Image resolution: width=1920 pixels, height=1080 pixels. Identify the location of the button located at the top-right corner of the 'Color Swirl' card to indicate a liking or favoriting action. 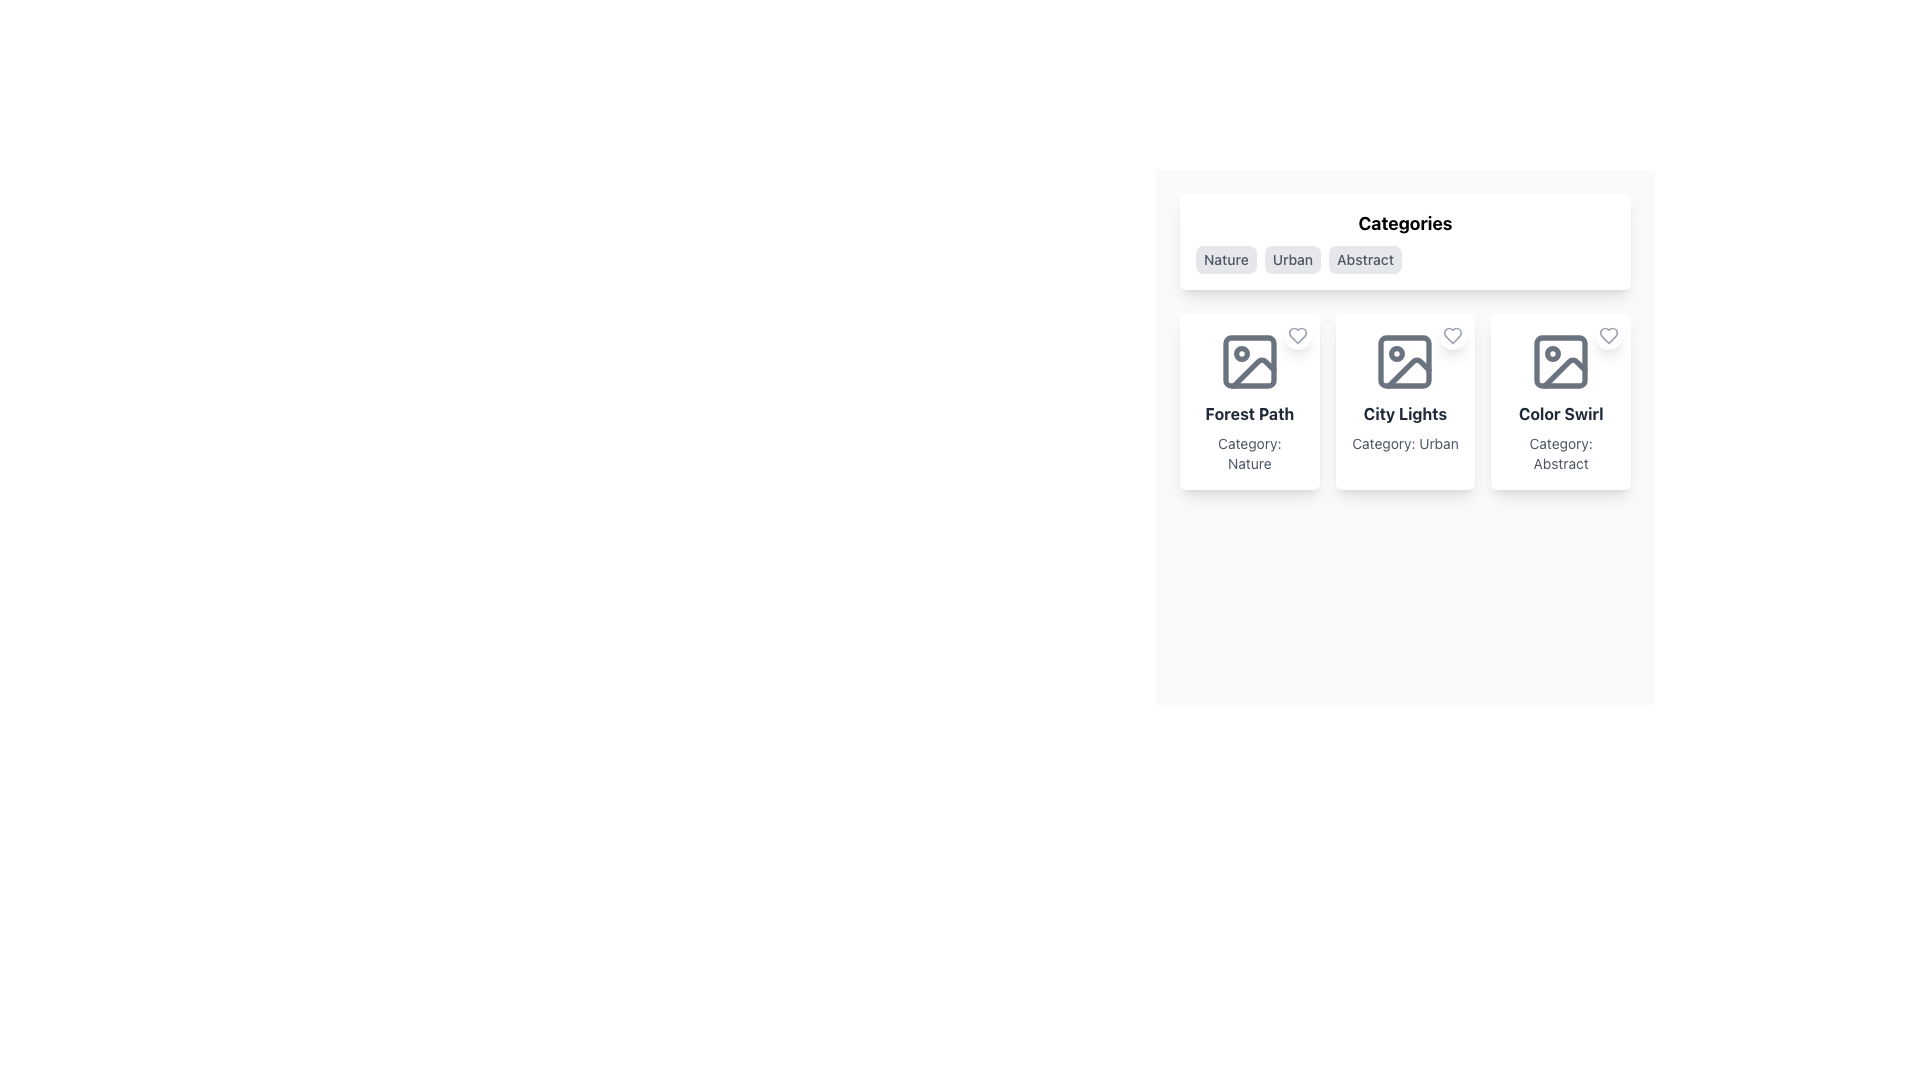
(1608, 334).